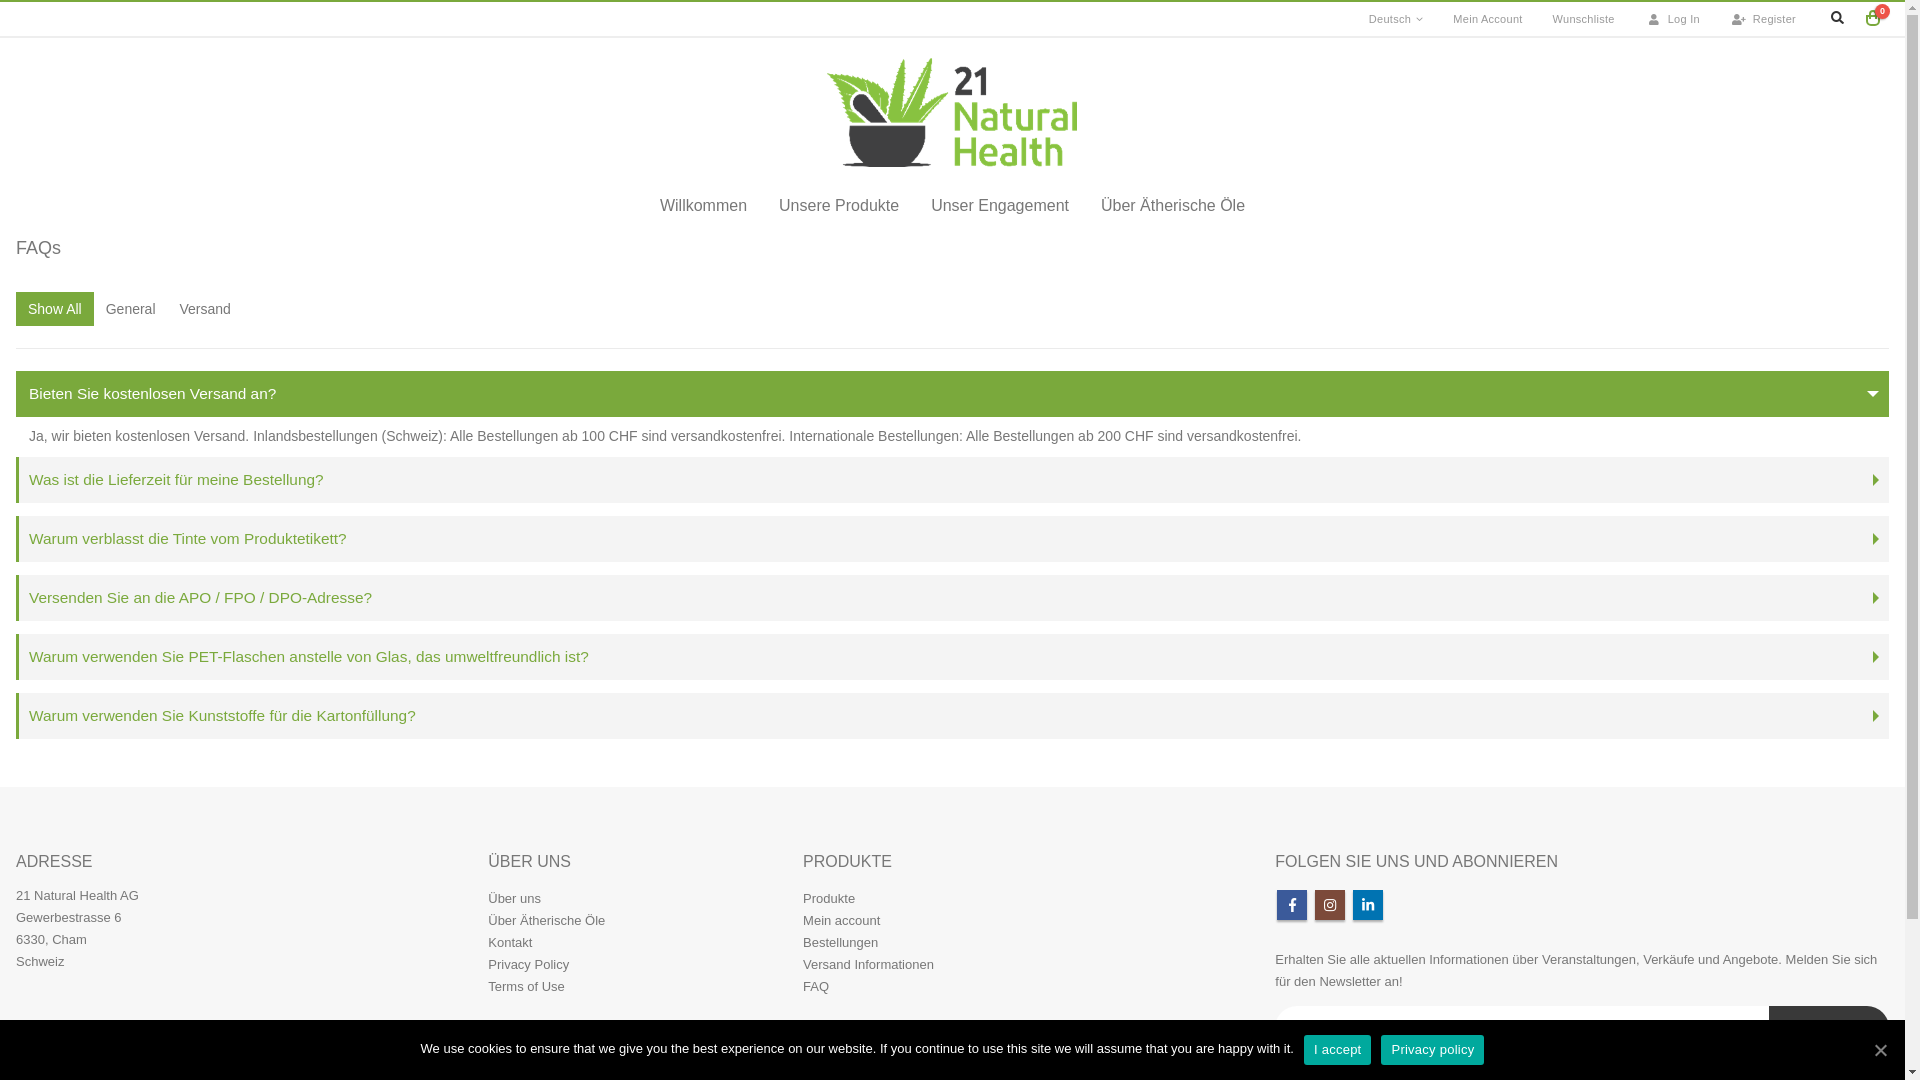  What do you see at coordinates (1304, 1048) in the screenshot?
I see `'I accept'` at bounding box center [1304, 1048].